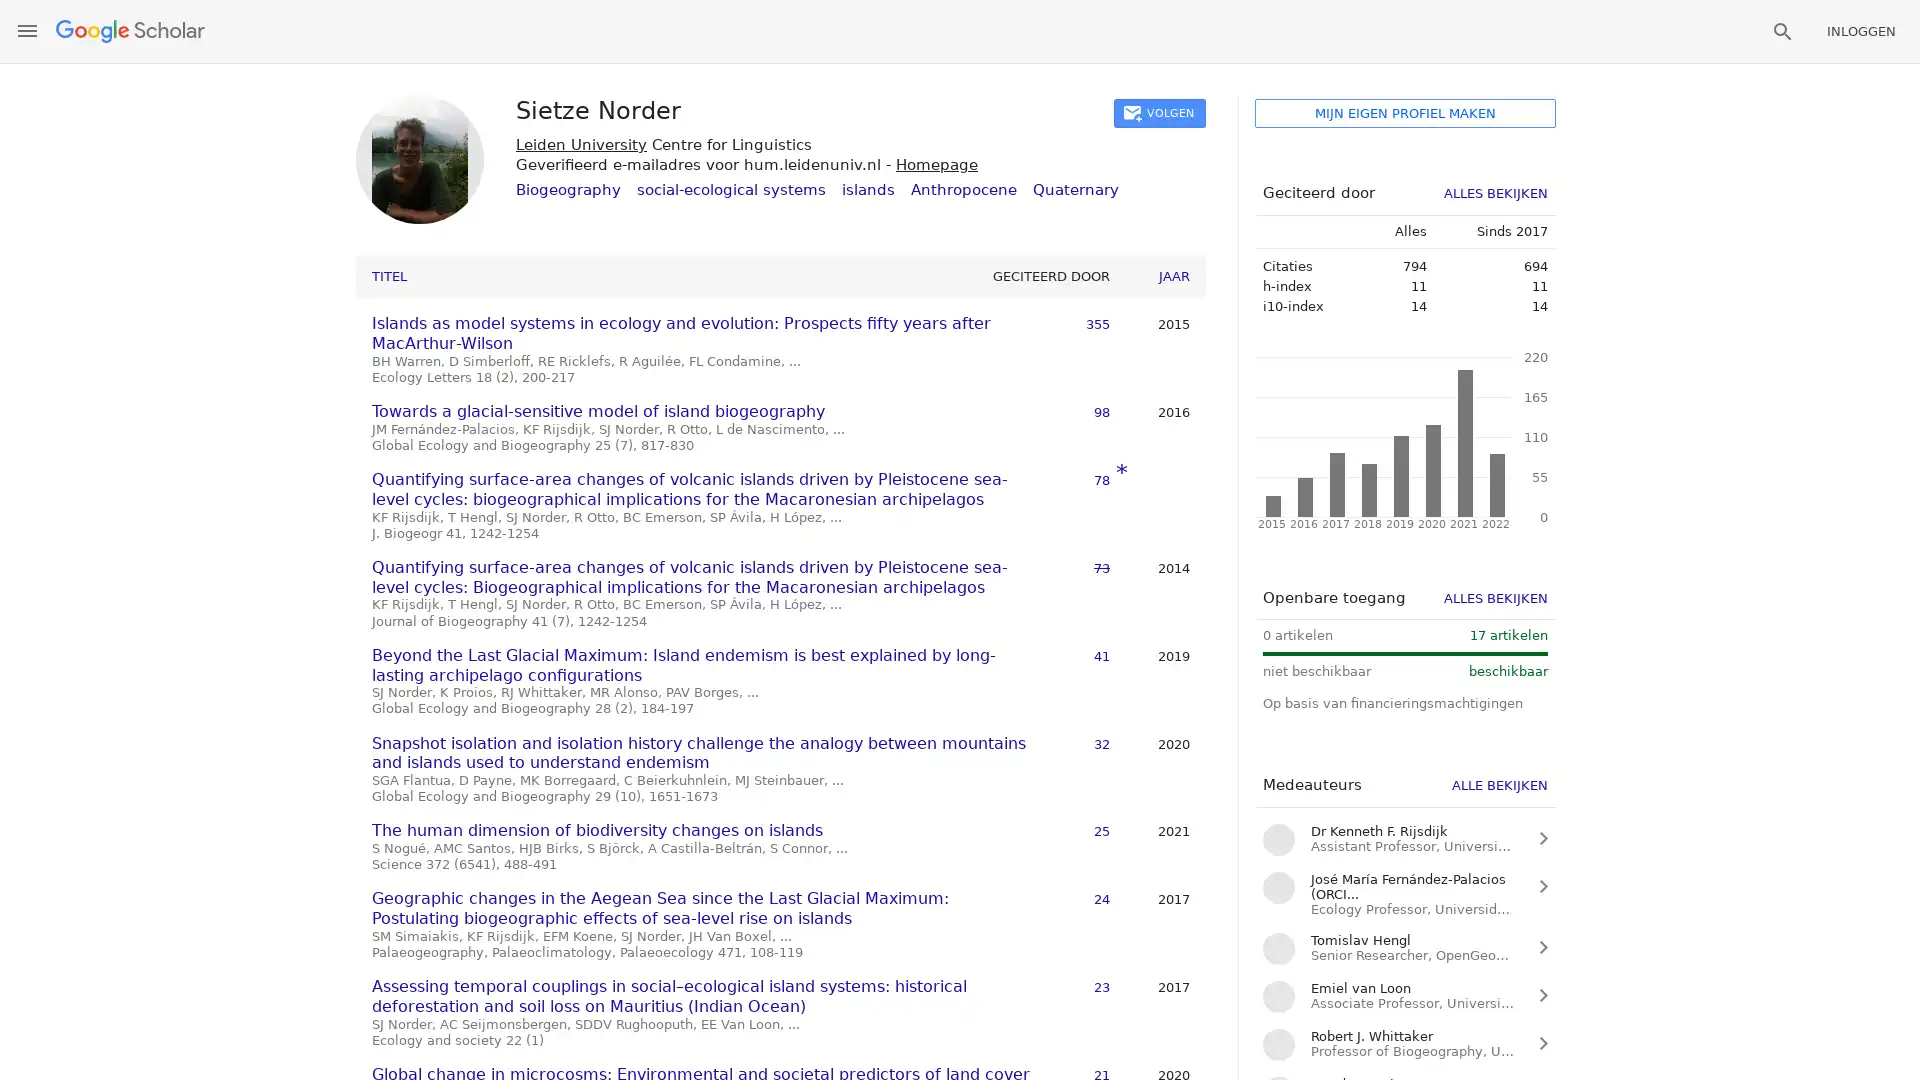 The height and width of the screenshot is (1080, 1920). I want to click on ALLE BEKIJKEN, so click(1499, 784).